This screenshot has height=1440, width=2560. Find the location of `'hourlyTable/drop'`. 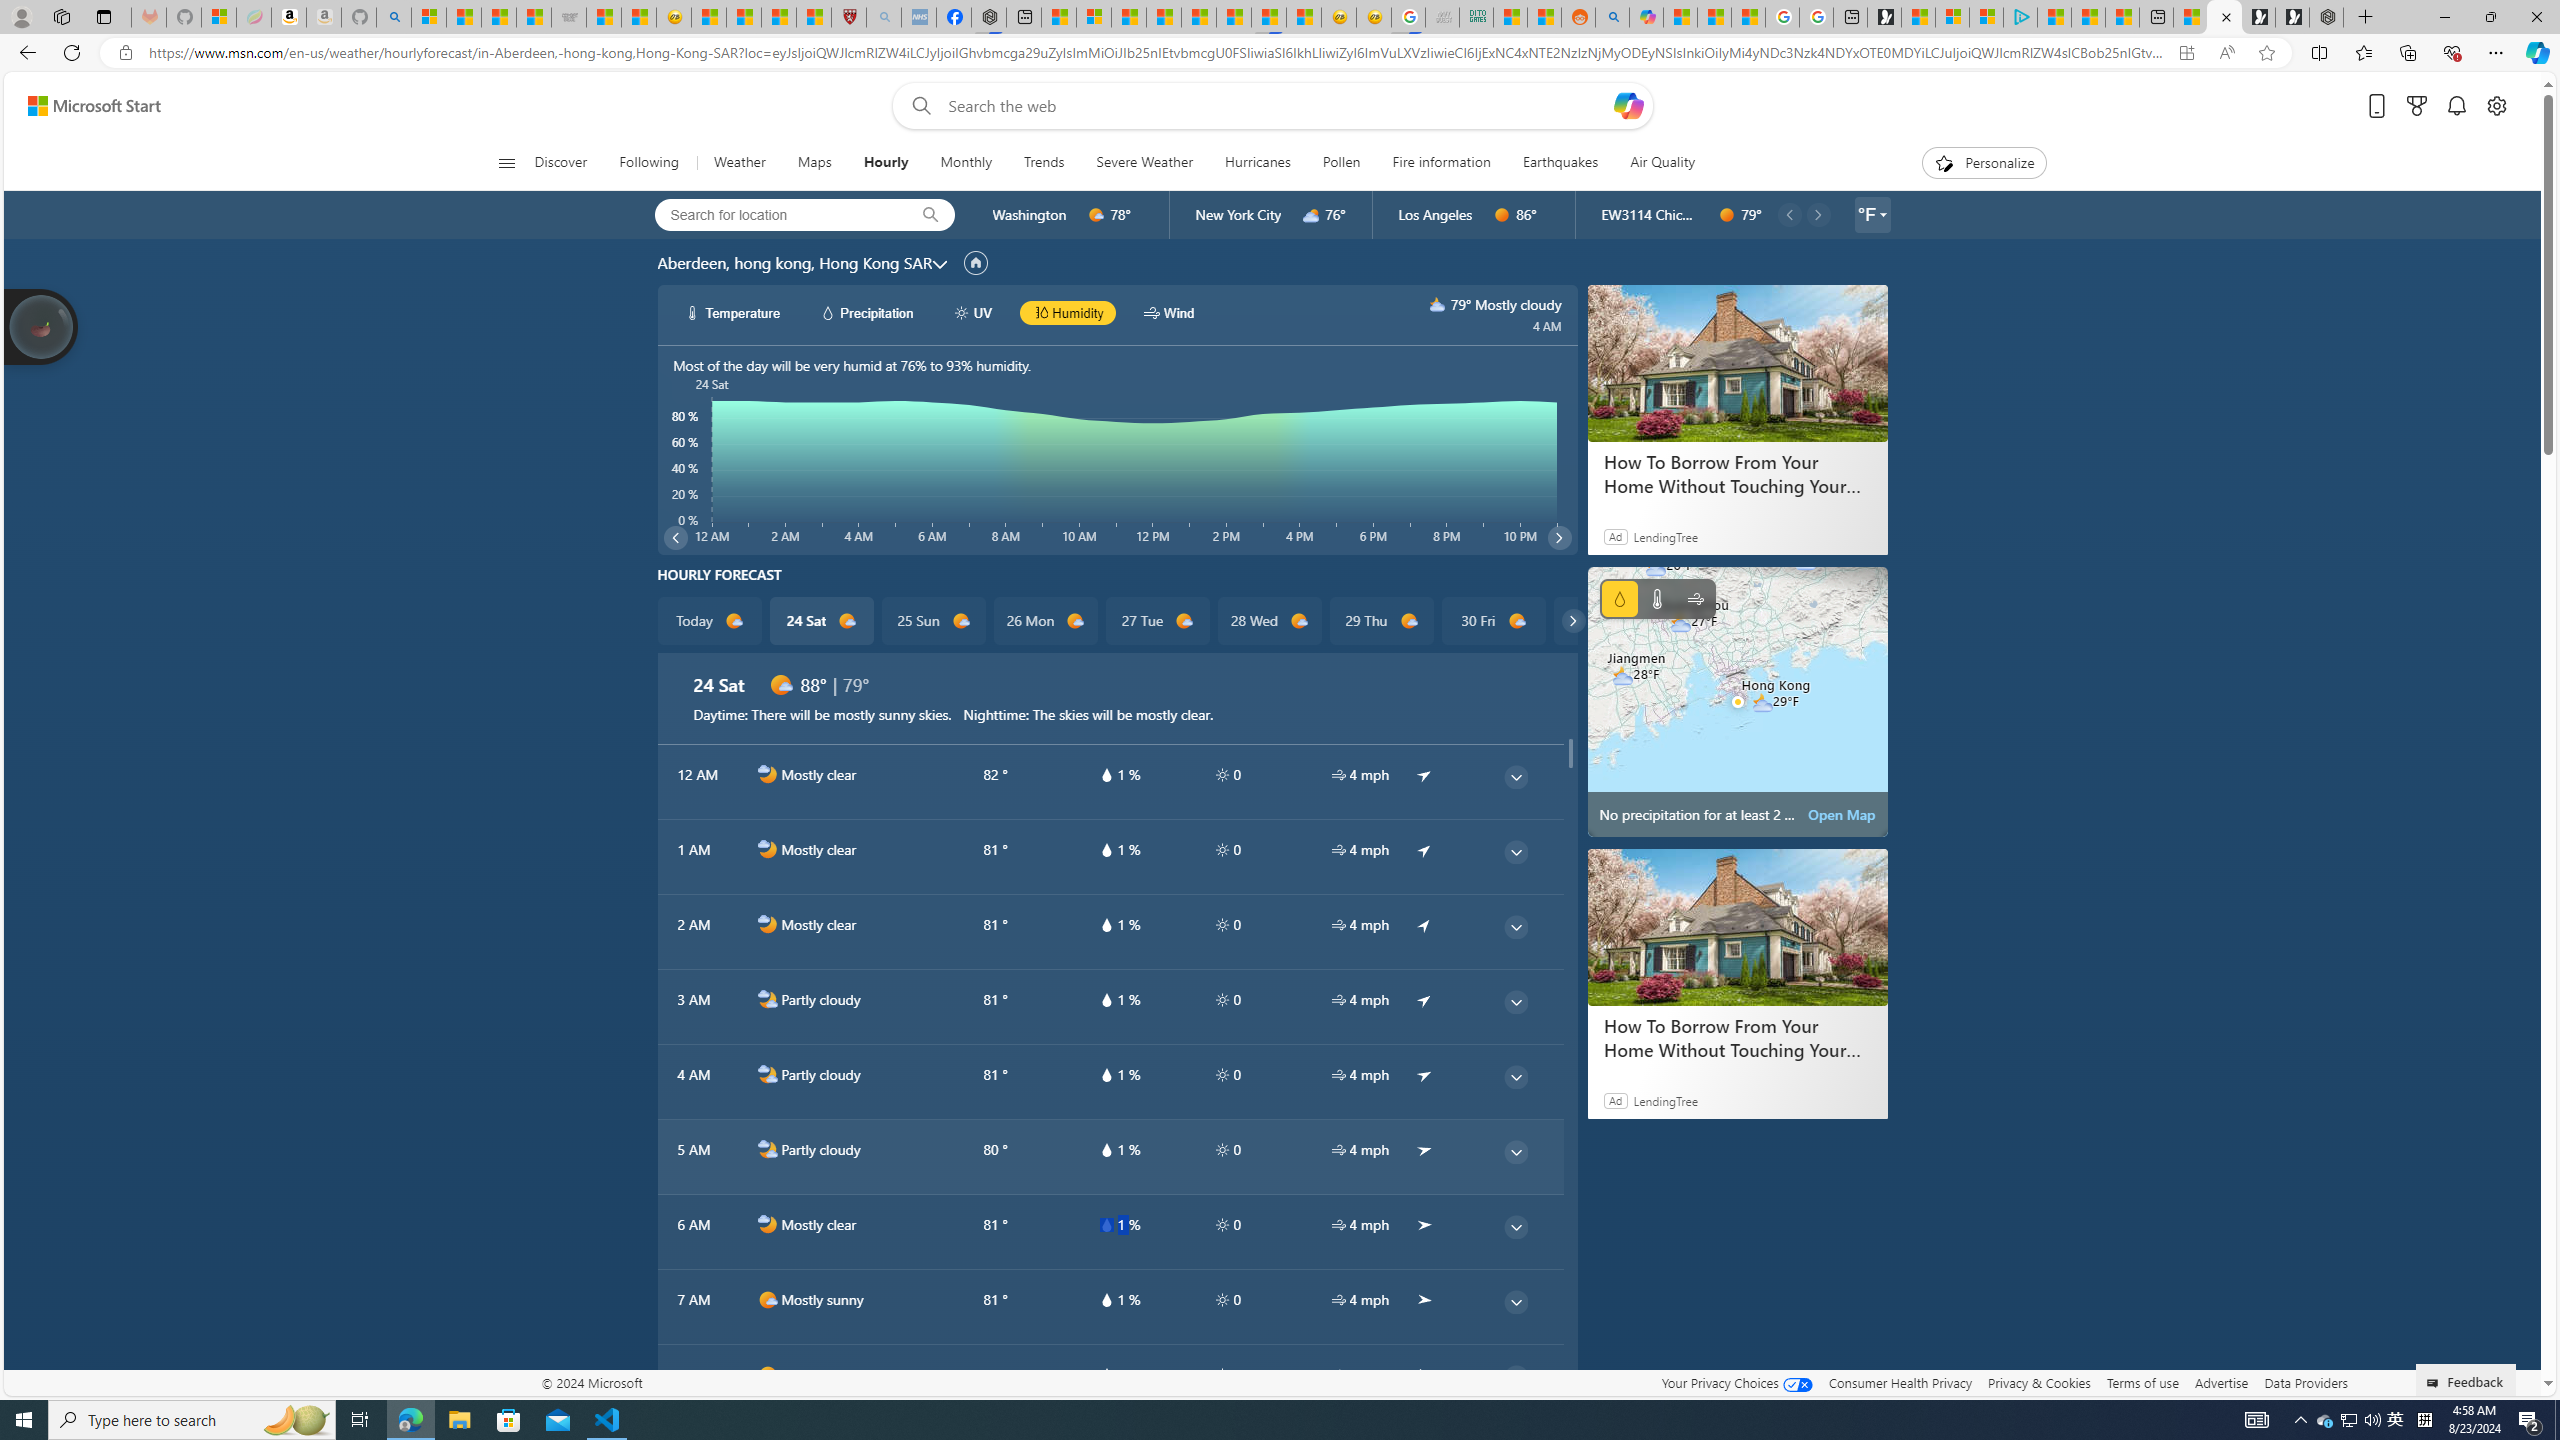

'hourlyTable/drop' is located at coordinates (1104, 1374).